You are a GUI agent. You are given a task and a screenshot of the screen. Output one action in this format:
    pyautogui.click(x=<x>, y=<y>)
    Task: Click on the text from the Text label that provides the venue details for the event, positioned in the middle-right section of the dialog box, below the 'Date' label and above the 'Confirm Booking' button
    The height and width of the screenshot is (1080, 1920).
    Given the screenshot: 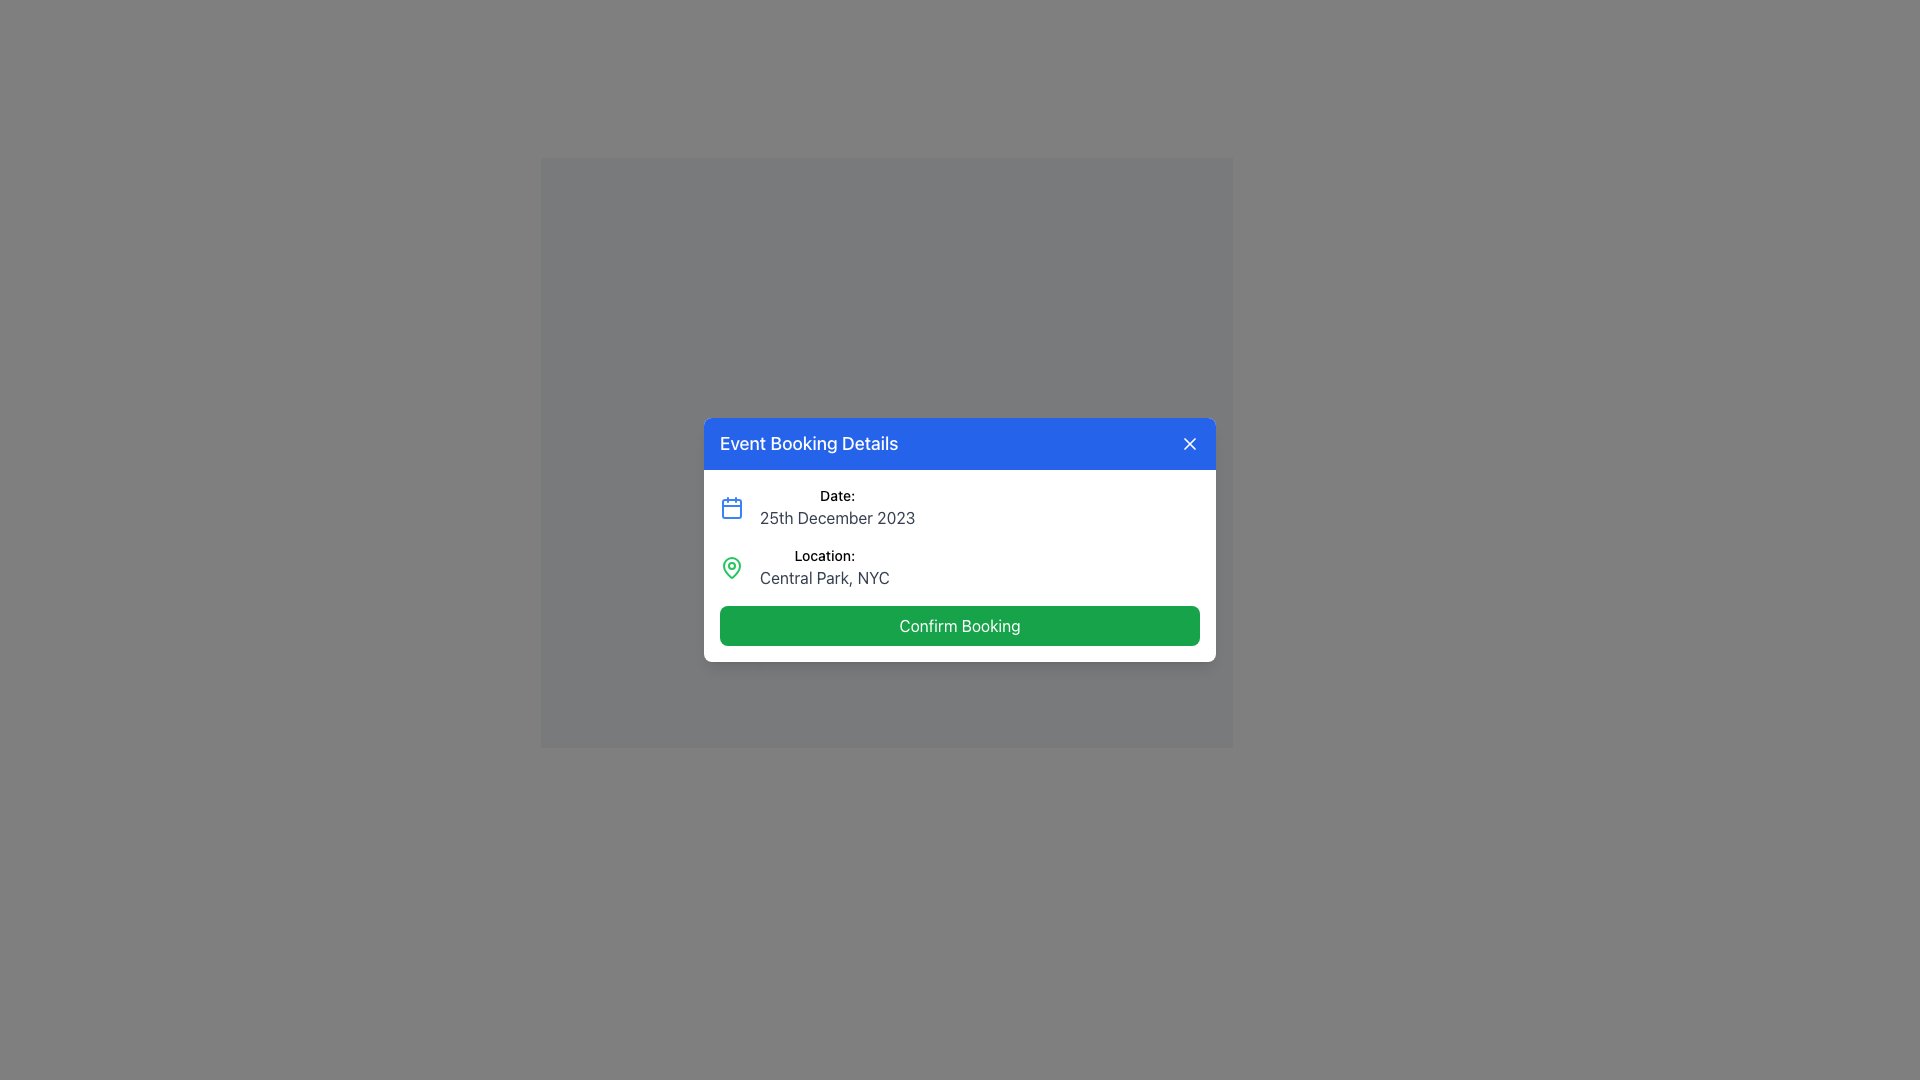 What is the action you would take?
    pyautogui.click(x=825, y=567)
    